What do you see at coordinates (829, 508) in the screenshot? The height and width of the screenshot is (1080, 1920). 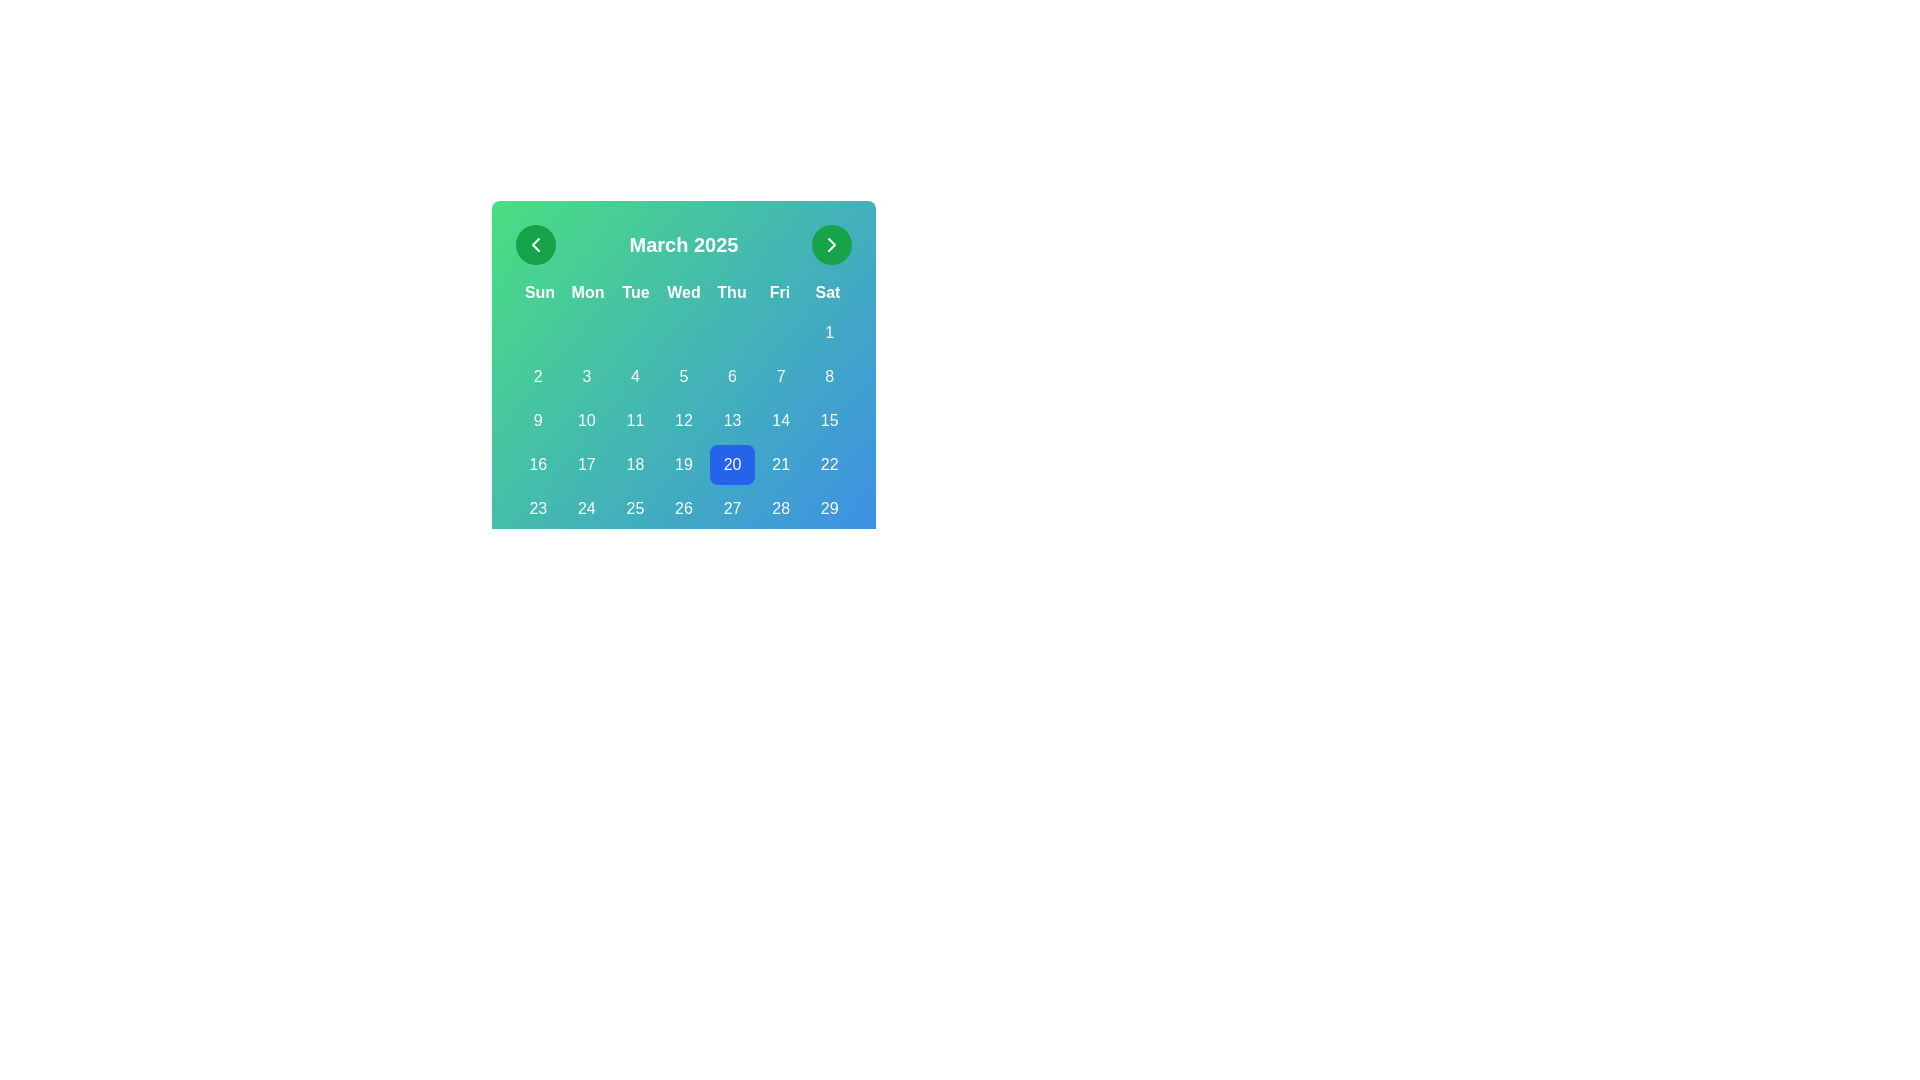 I see `the button displaying the number '29' in the calendar interface` at bounding box center [829, 508].